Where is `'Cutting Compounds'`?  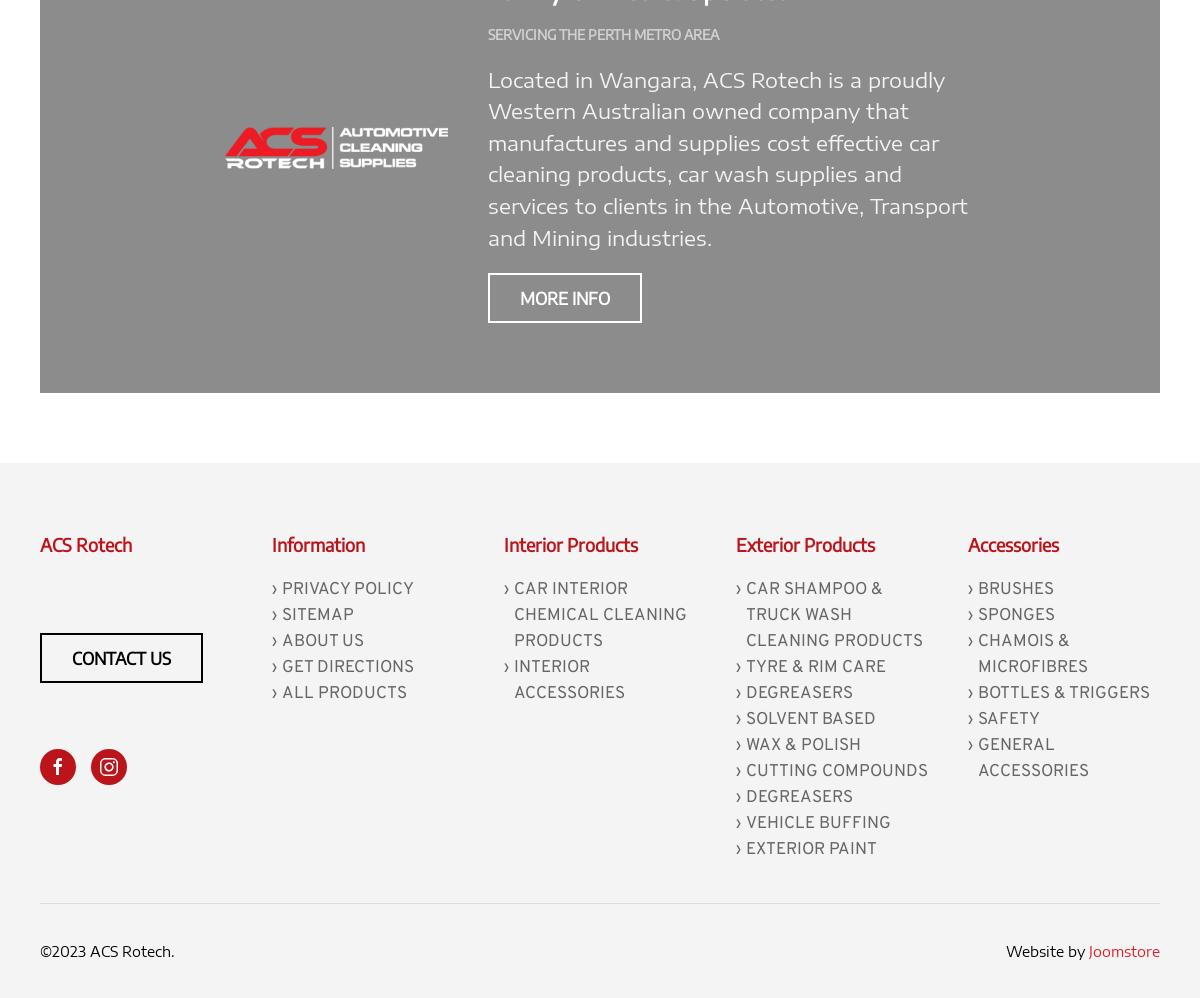 'Cutting Compounds' is located at coordinates (746, 769).